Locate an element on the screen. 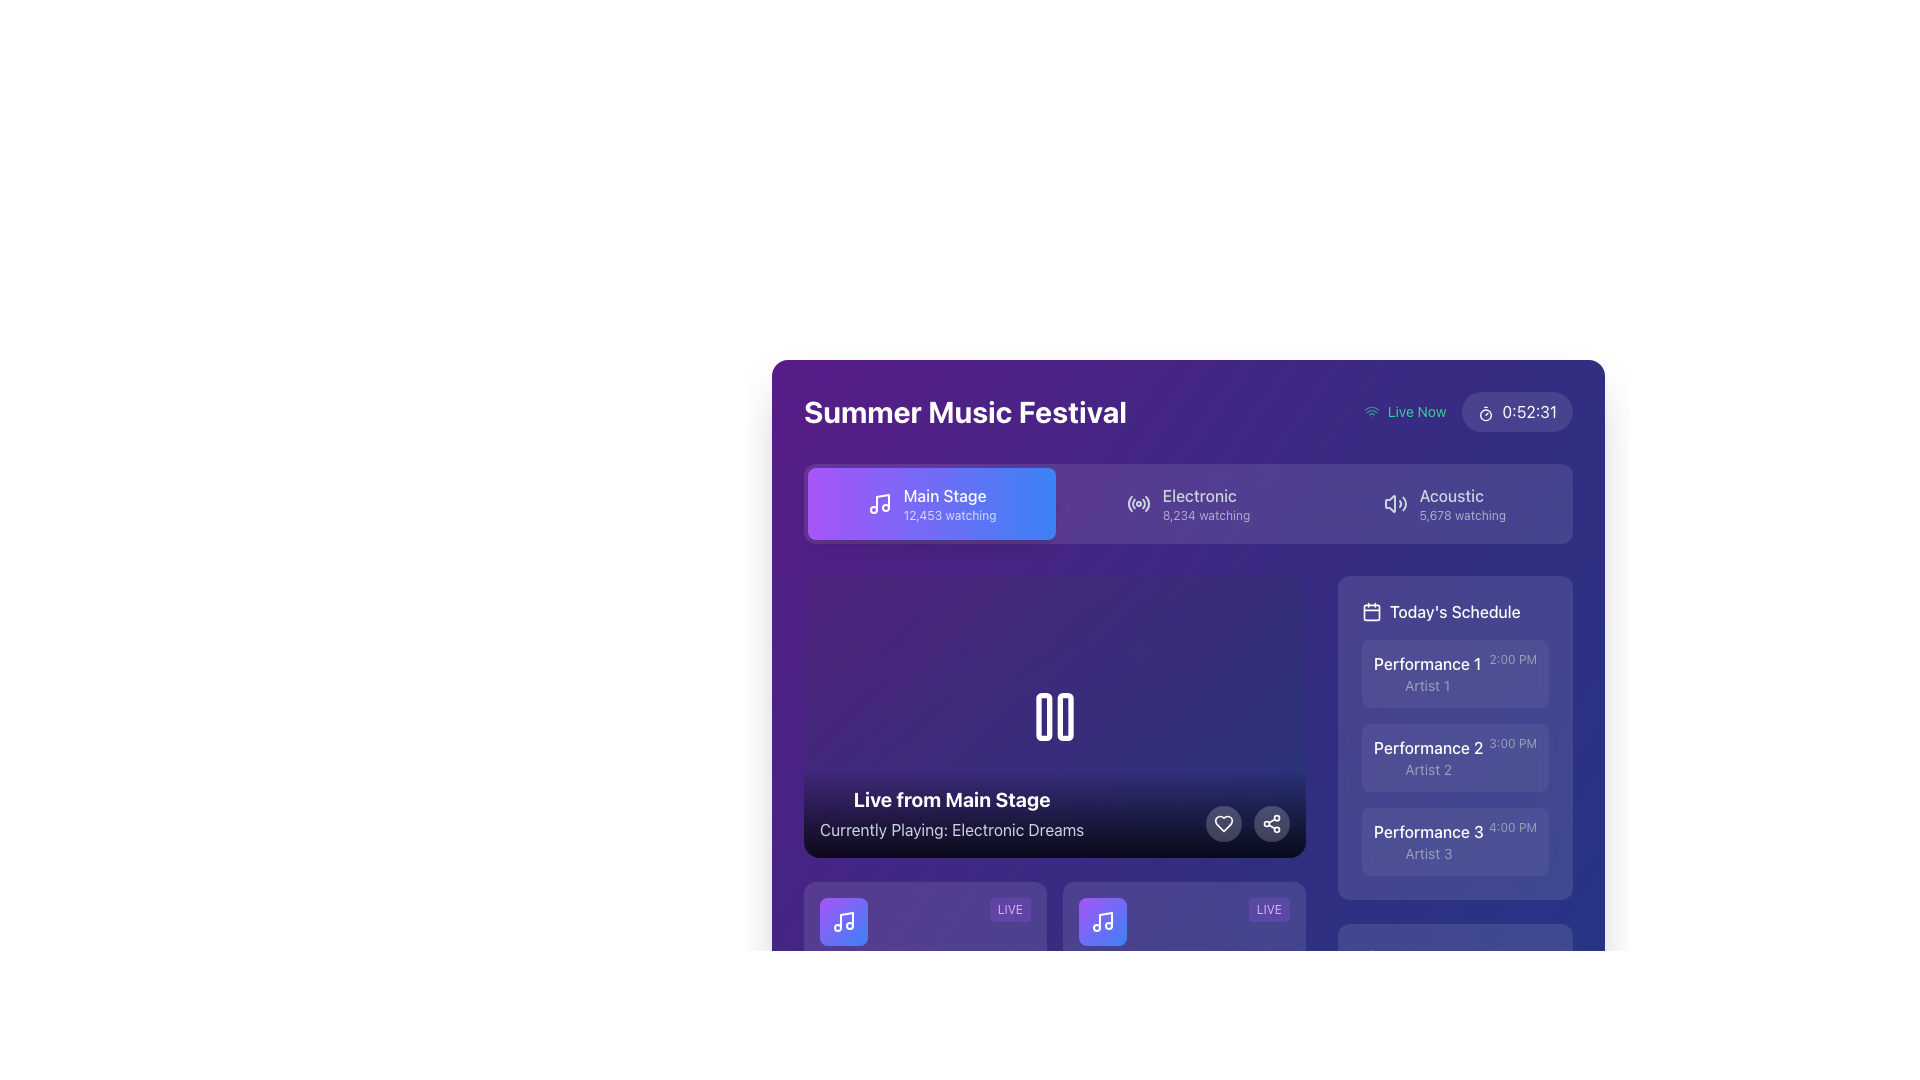 The width and height of the screenshot is (1920, 1080). the 'Electronic' stage selector button is located at coordinates (1188, 503).